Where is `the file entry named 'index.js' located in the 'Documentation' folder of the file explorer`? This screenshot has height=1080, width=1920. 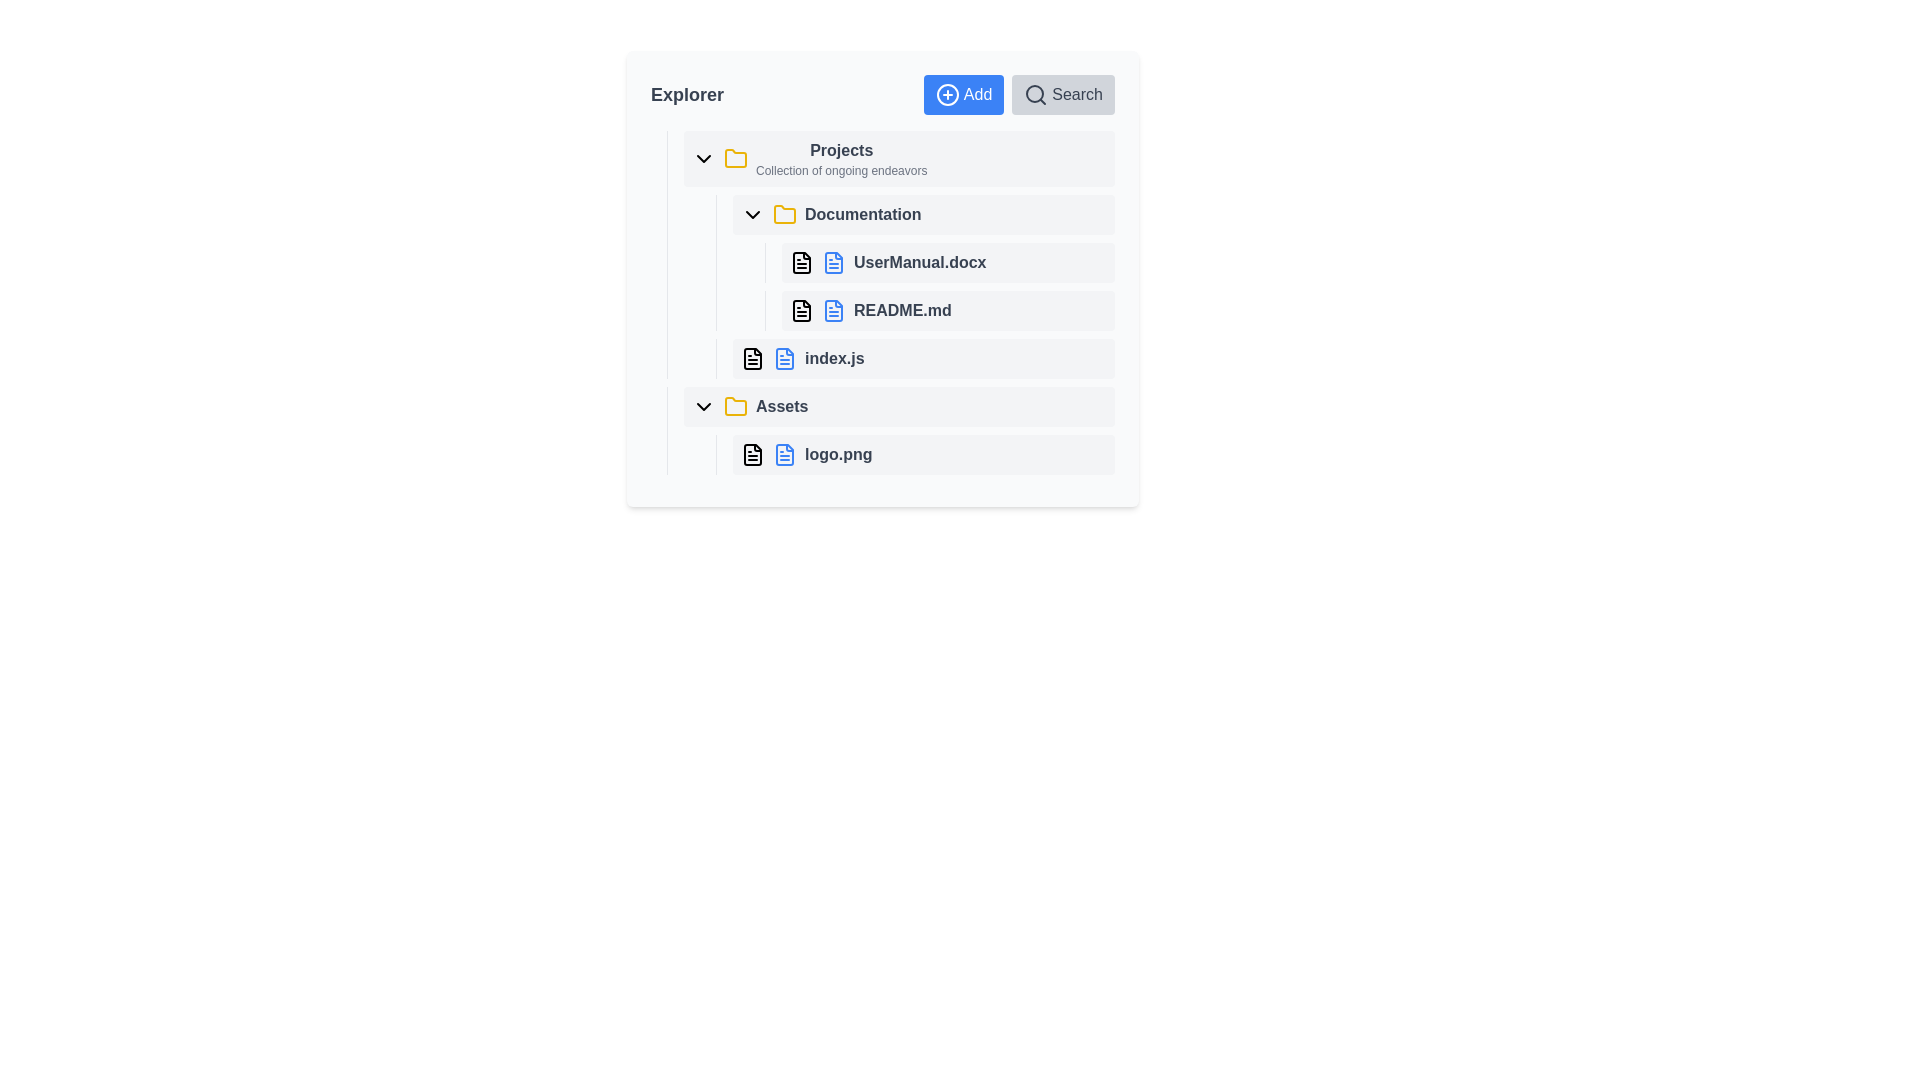 the file entry named 'index.js' located in the 'Documentation' folder of the file explorer is located at coordinates (914, 357).